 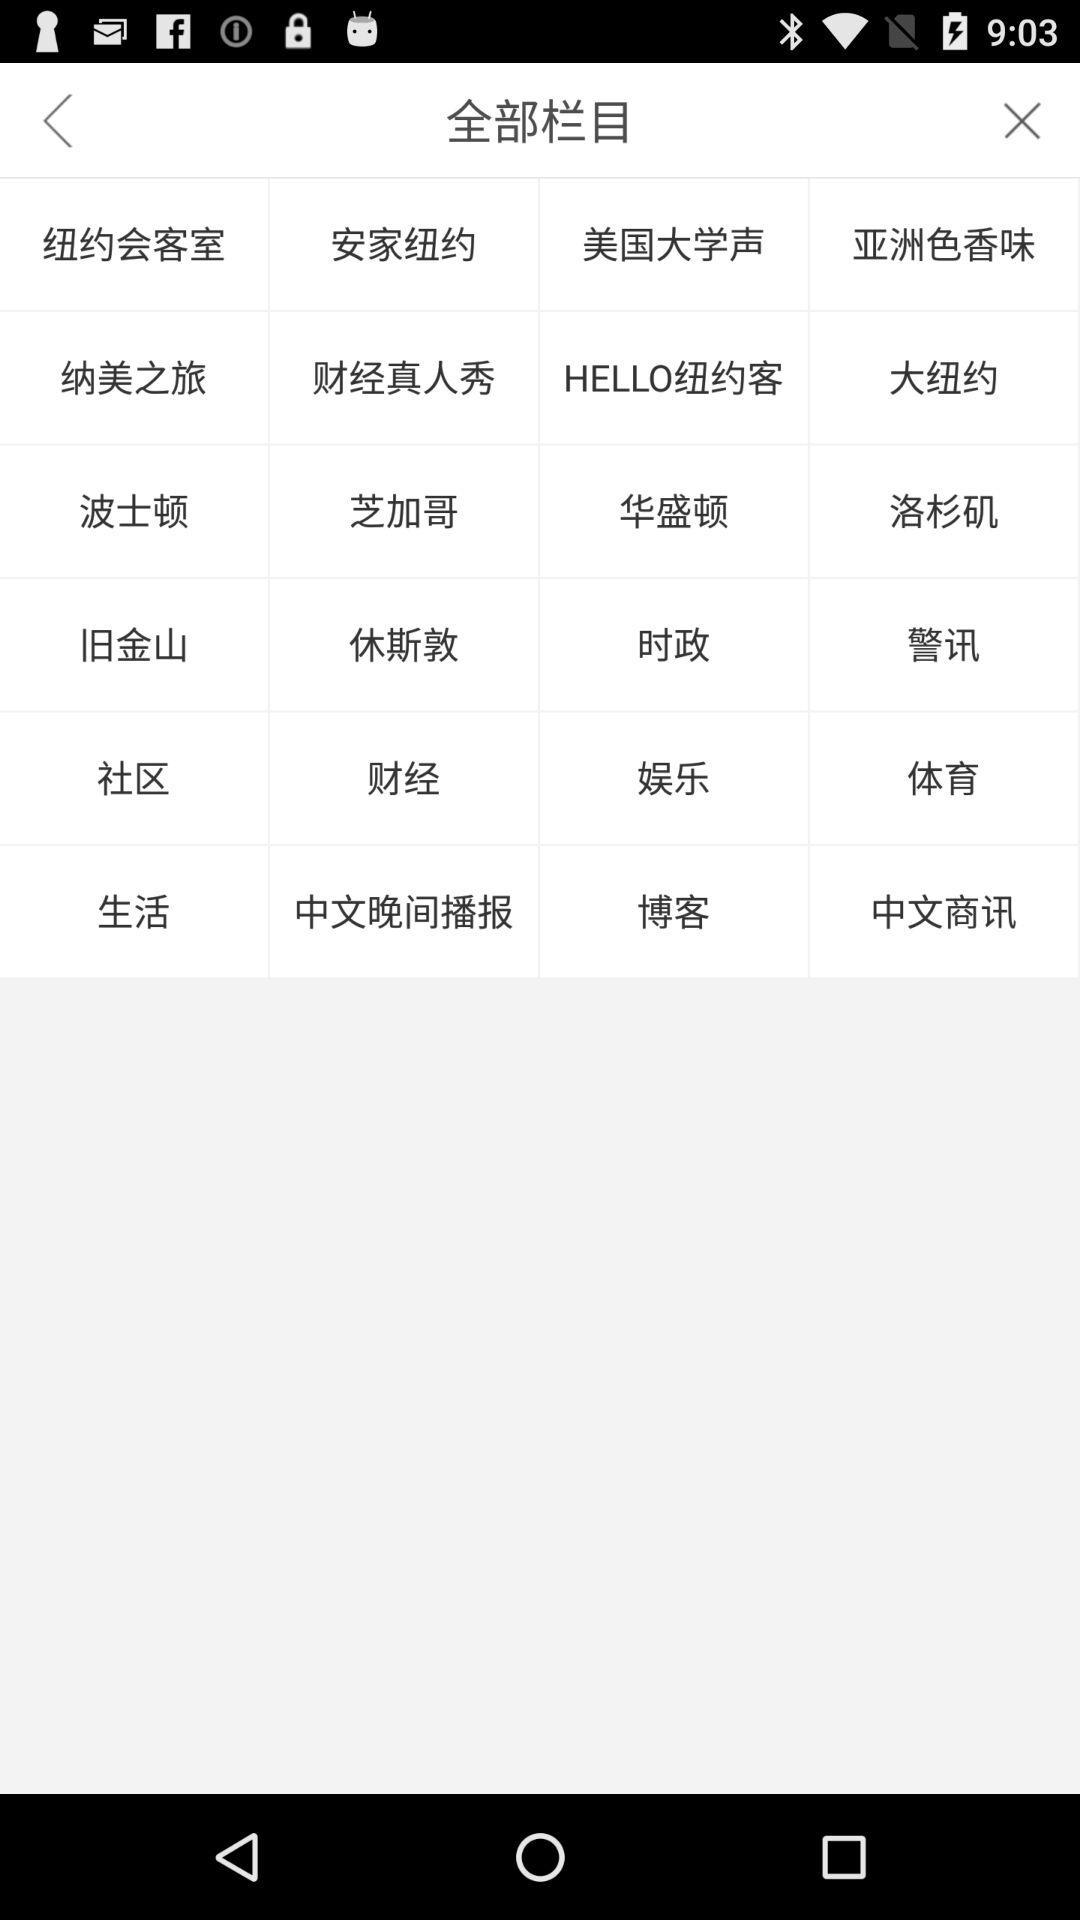 I want to click on the arrow_backward icon, so click(x=56, y=128).